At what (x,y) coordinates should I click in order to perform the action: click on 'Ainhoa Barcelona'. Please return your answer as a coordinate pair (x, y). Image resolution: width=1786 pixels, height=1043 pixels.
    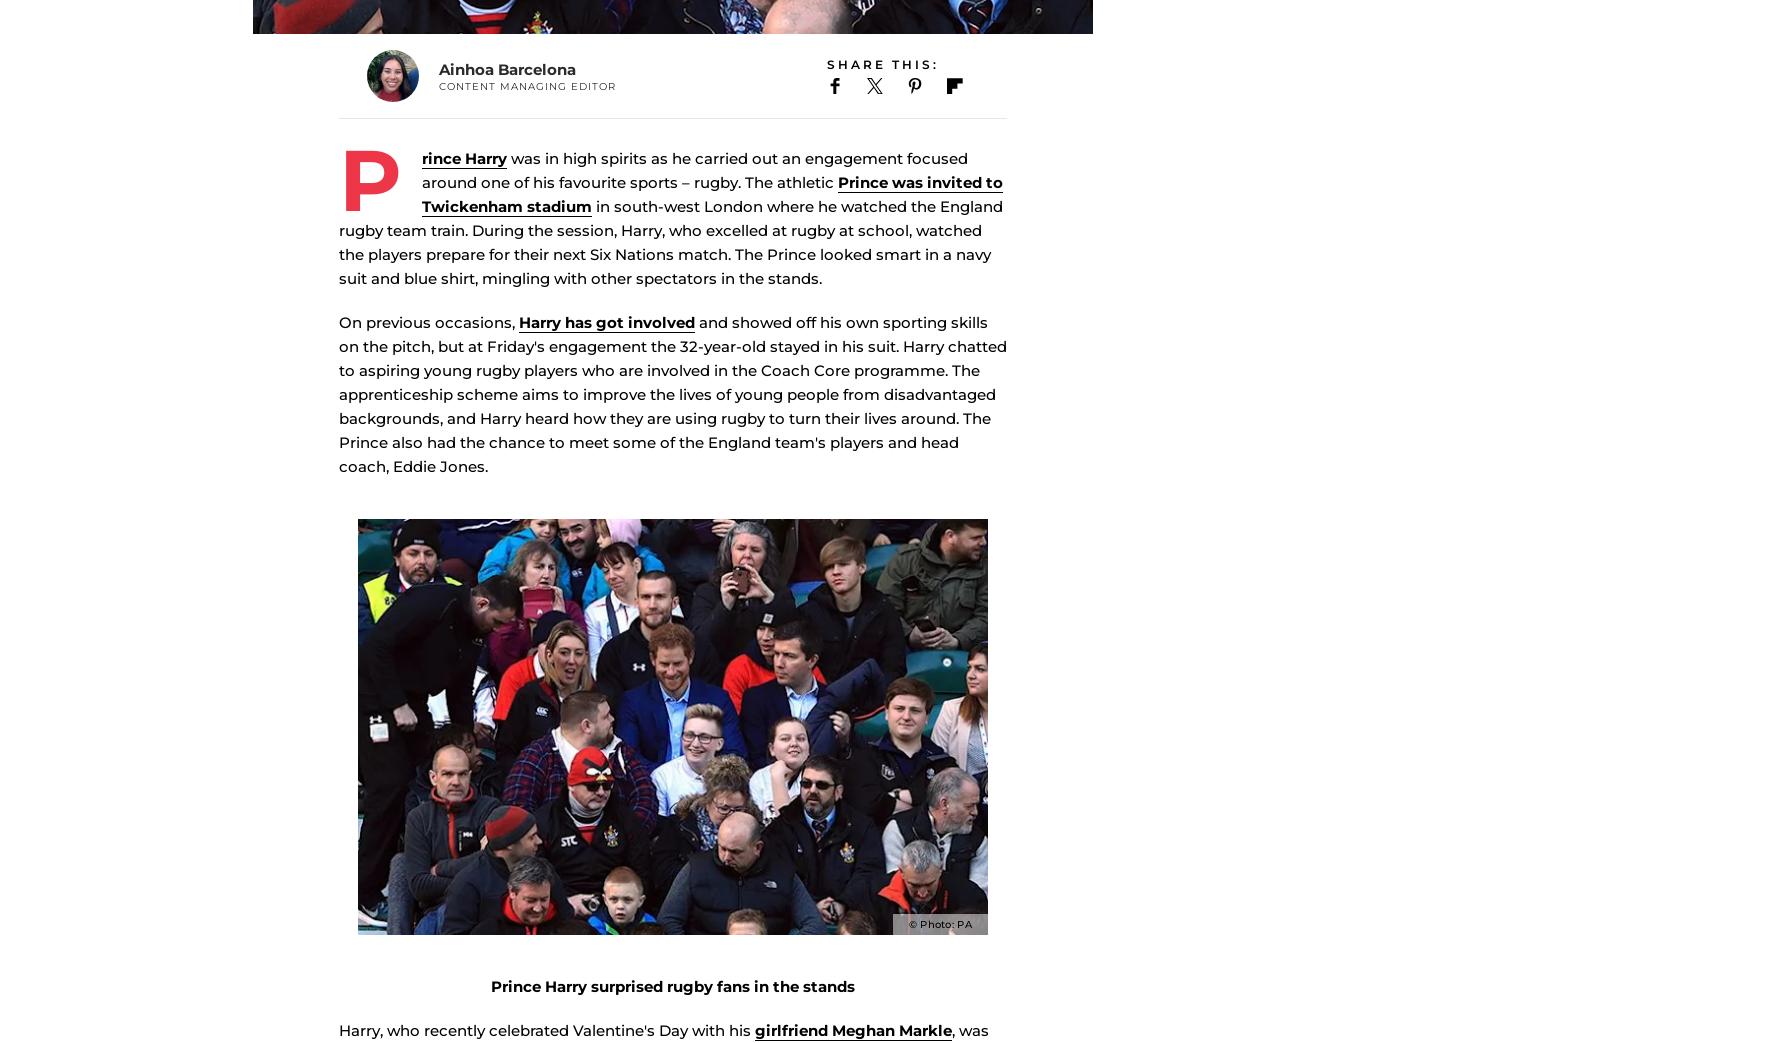
    Looking at the image, I should click on (506, 98).